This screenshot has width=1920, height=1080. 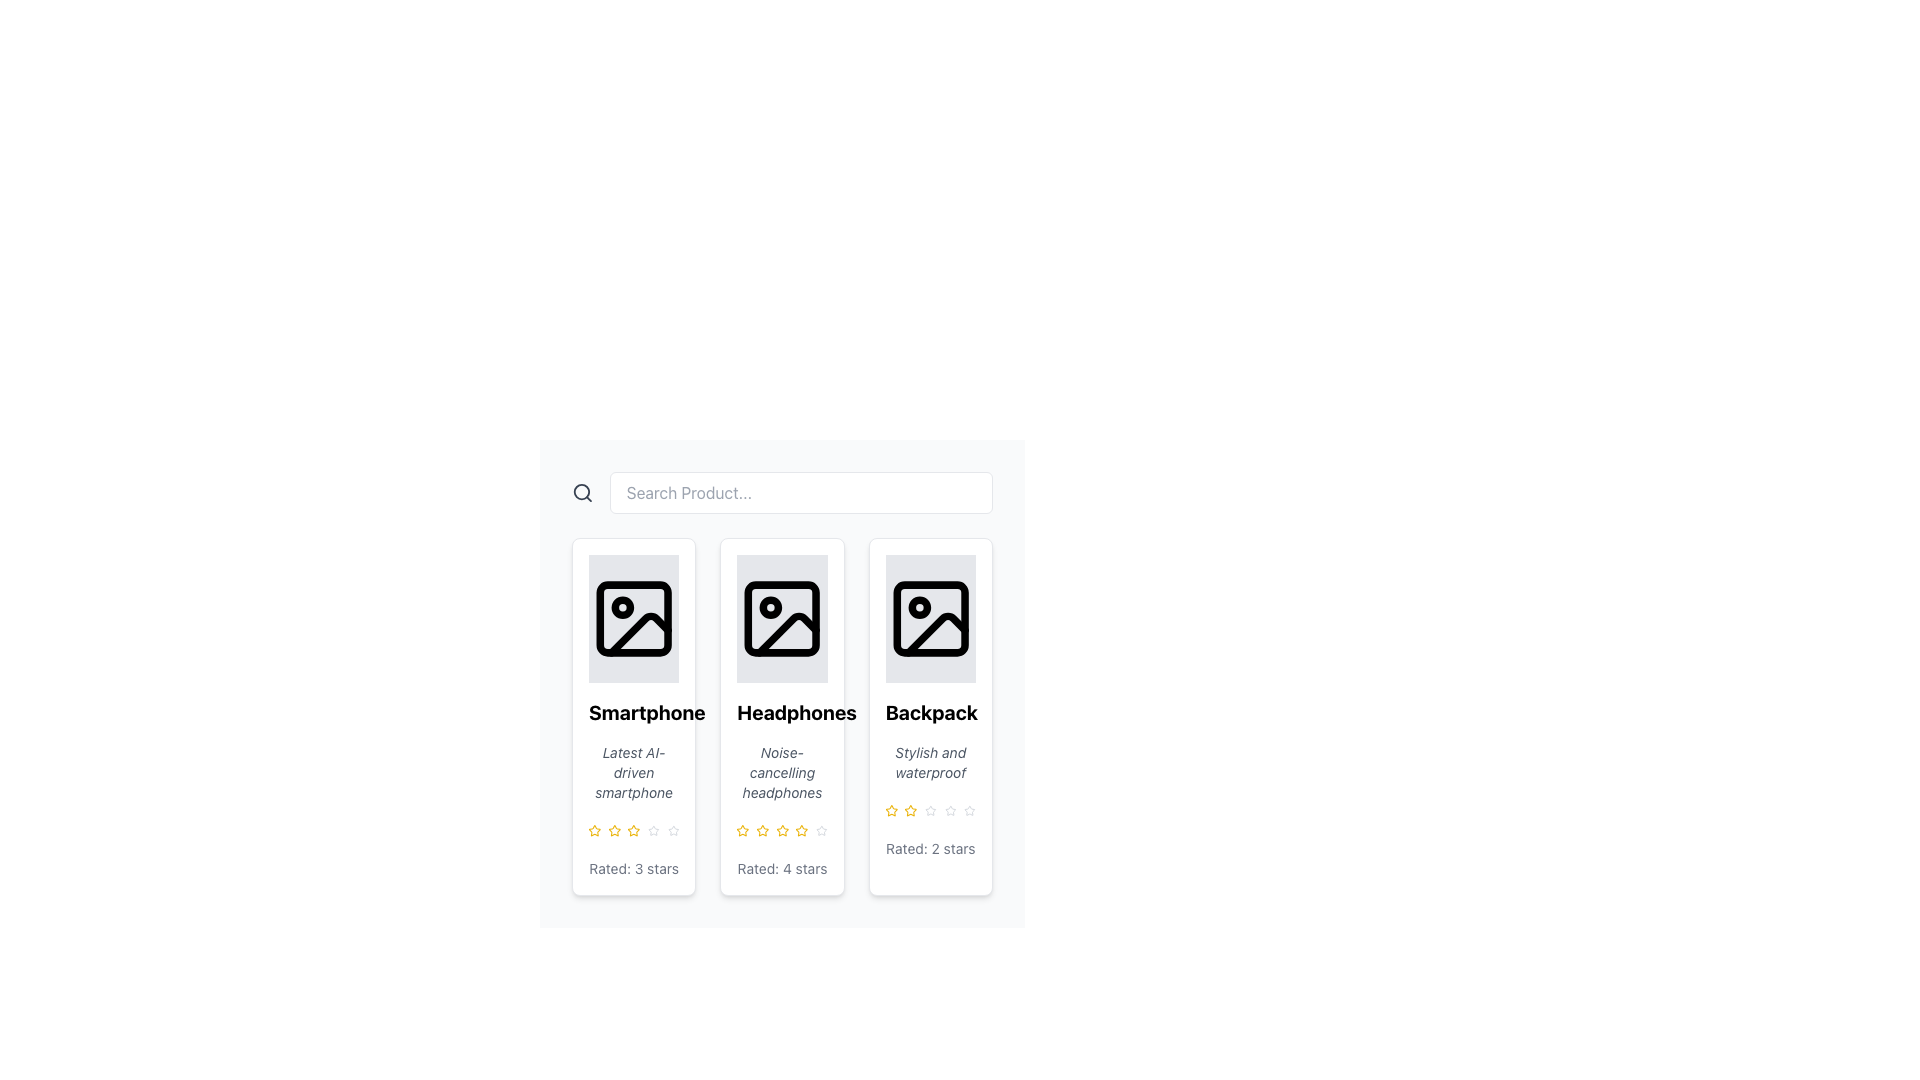 What do you see at coordinates (742, 830) in the screenshot?
I see `the second star icon representing a rating of four stars for the 'Headphones' product` at bounding box center [742, 830].